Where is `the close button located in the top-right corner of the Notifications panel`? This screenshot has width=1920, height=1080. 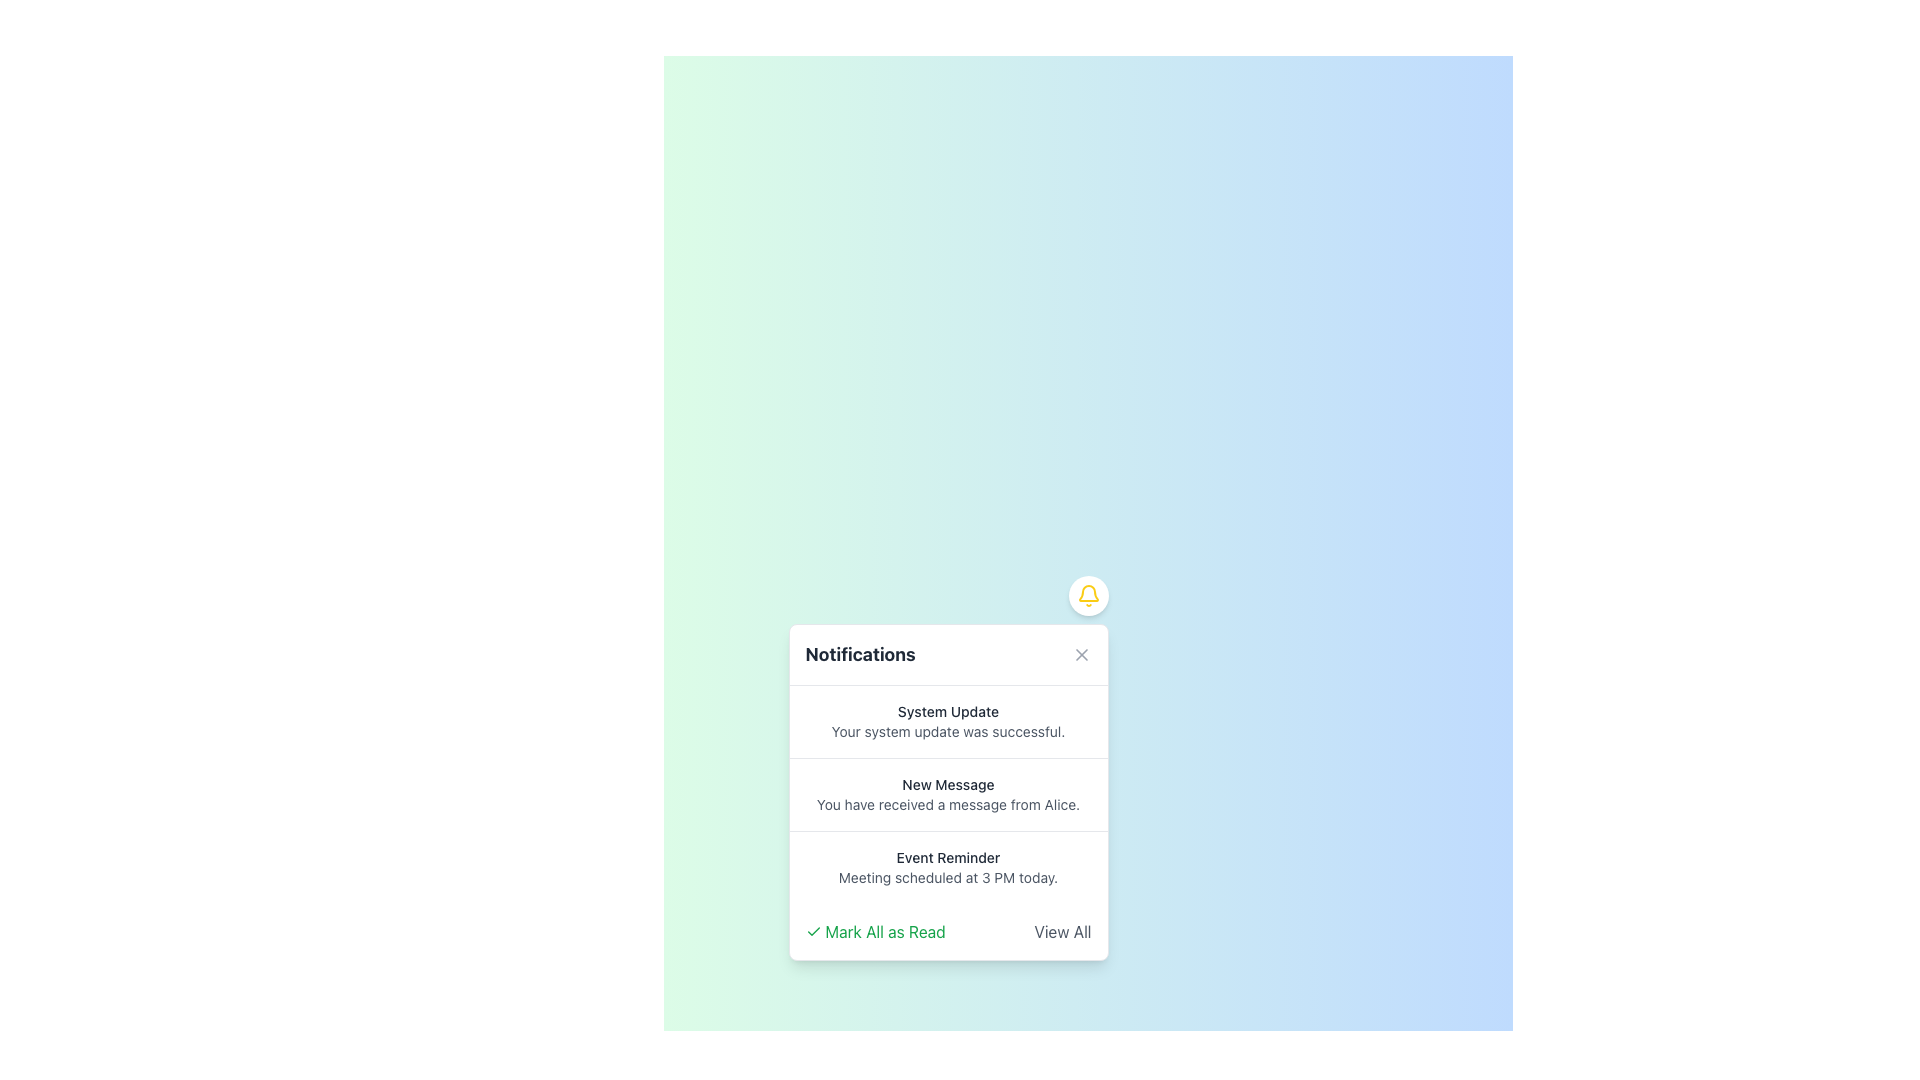
the close button located in the top-right corner of the Notifications panel is located at coordinates (1080, 655).